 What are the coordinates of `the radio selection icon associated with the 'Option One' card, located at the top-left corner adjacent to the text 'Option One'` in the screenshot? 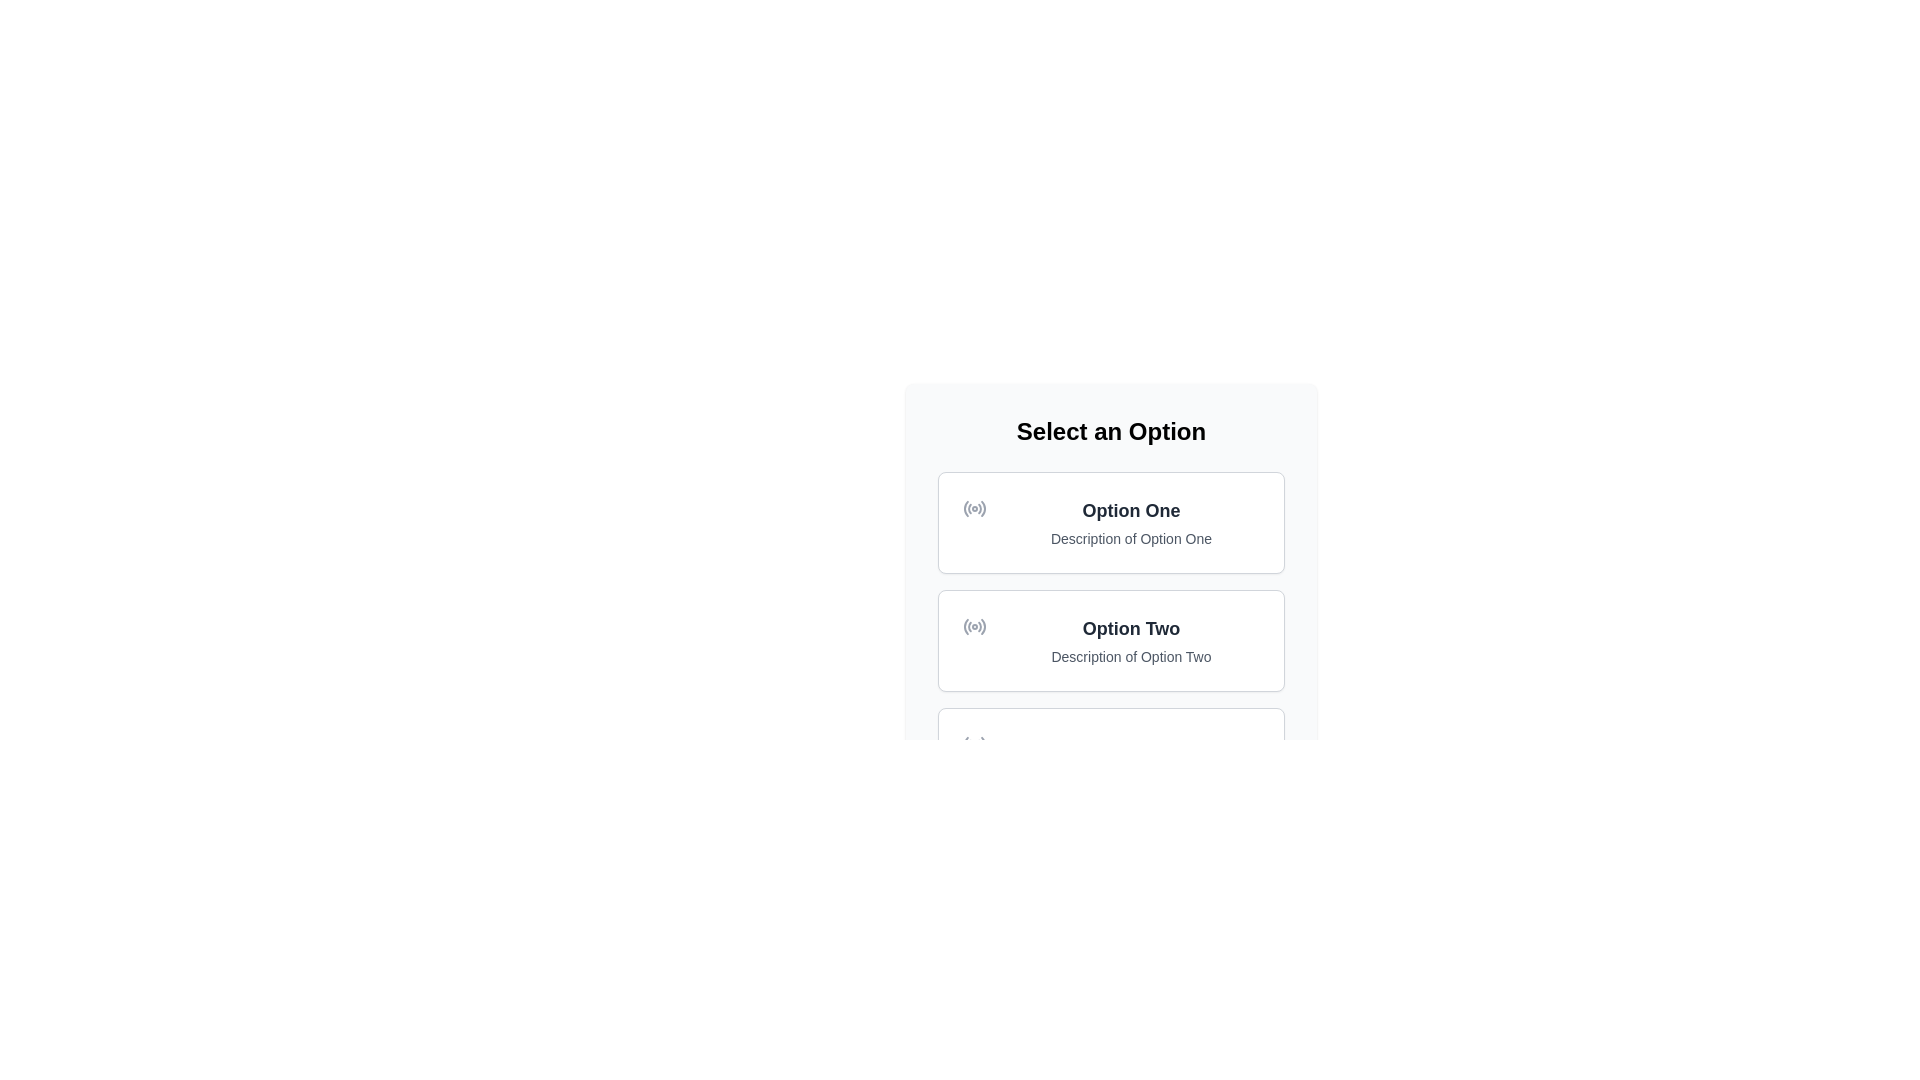 It's located at (974, 508).